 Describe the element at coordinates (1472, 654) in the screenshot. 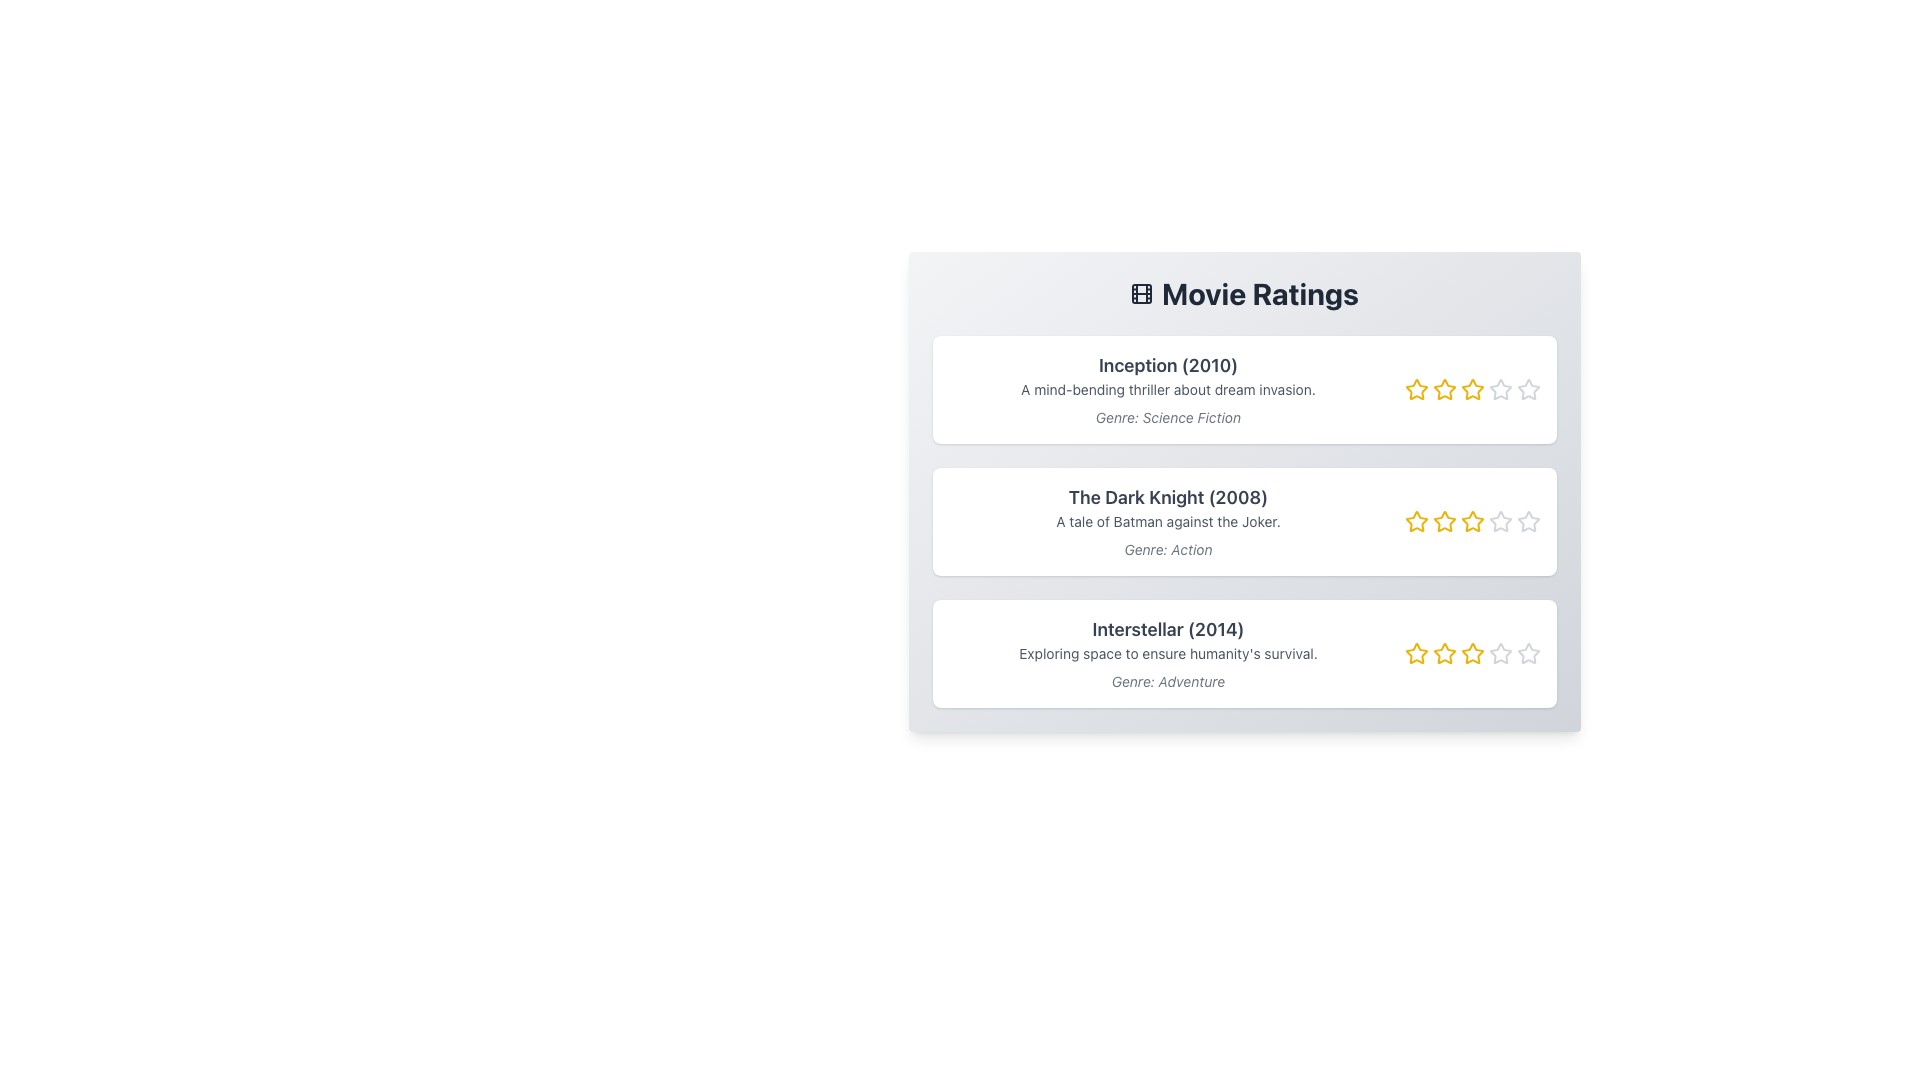

I see `the third filled star in the rating bar for the movie 'Interstellar (2014)'` at that location.